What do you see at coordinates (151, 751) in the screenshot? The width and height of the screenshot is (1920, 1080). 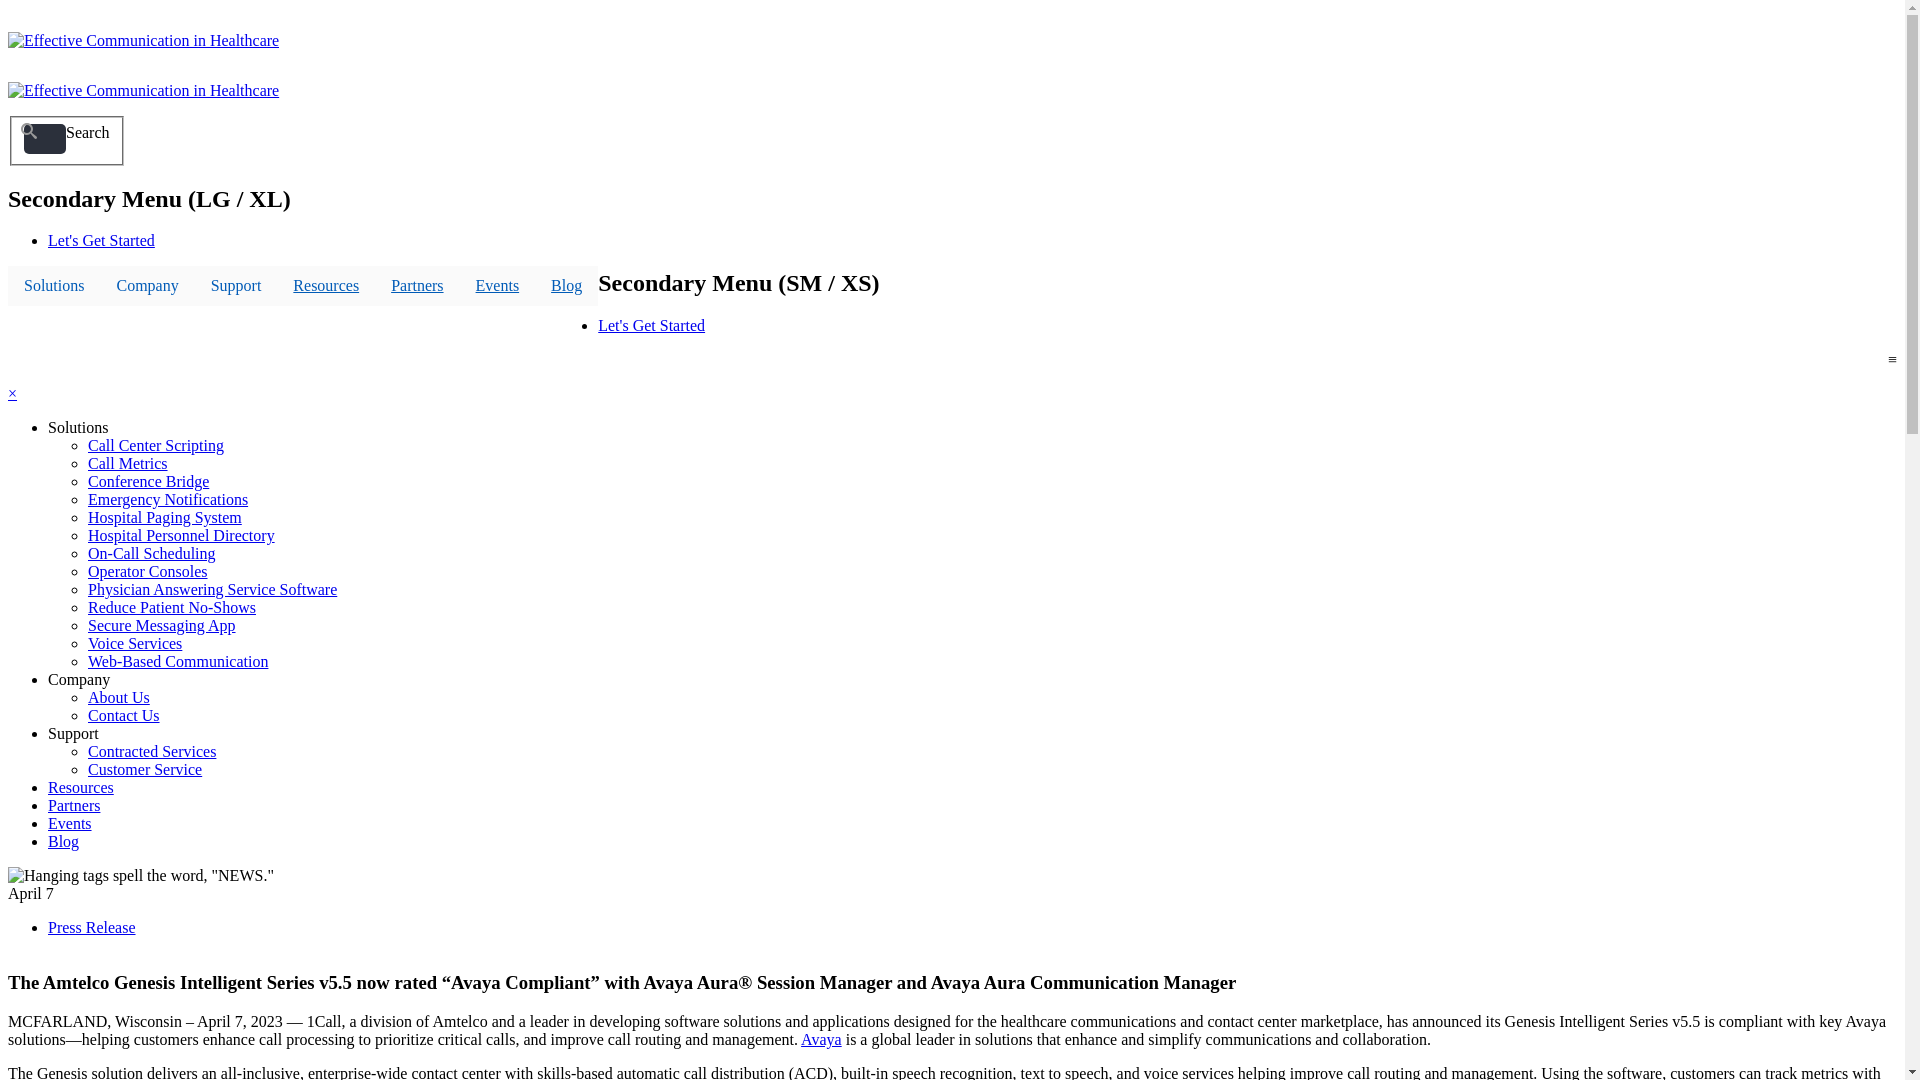 I see `'Contracted Services'` at bounding box center [151, 751].